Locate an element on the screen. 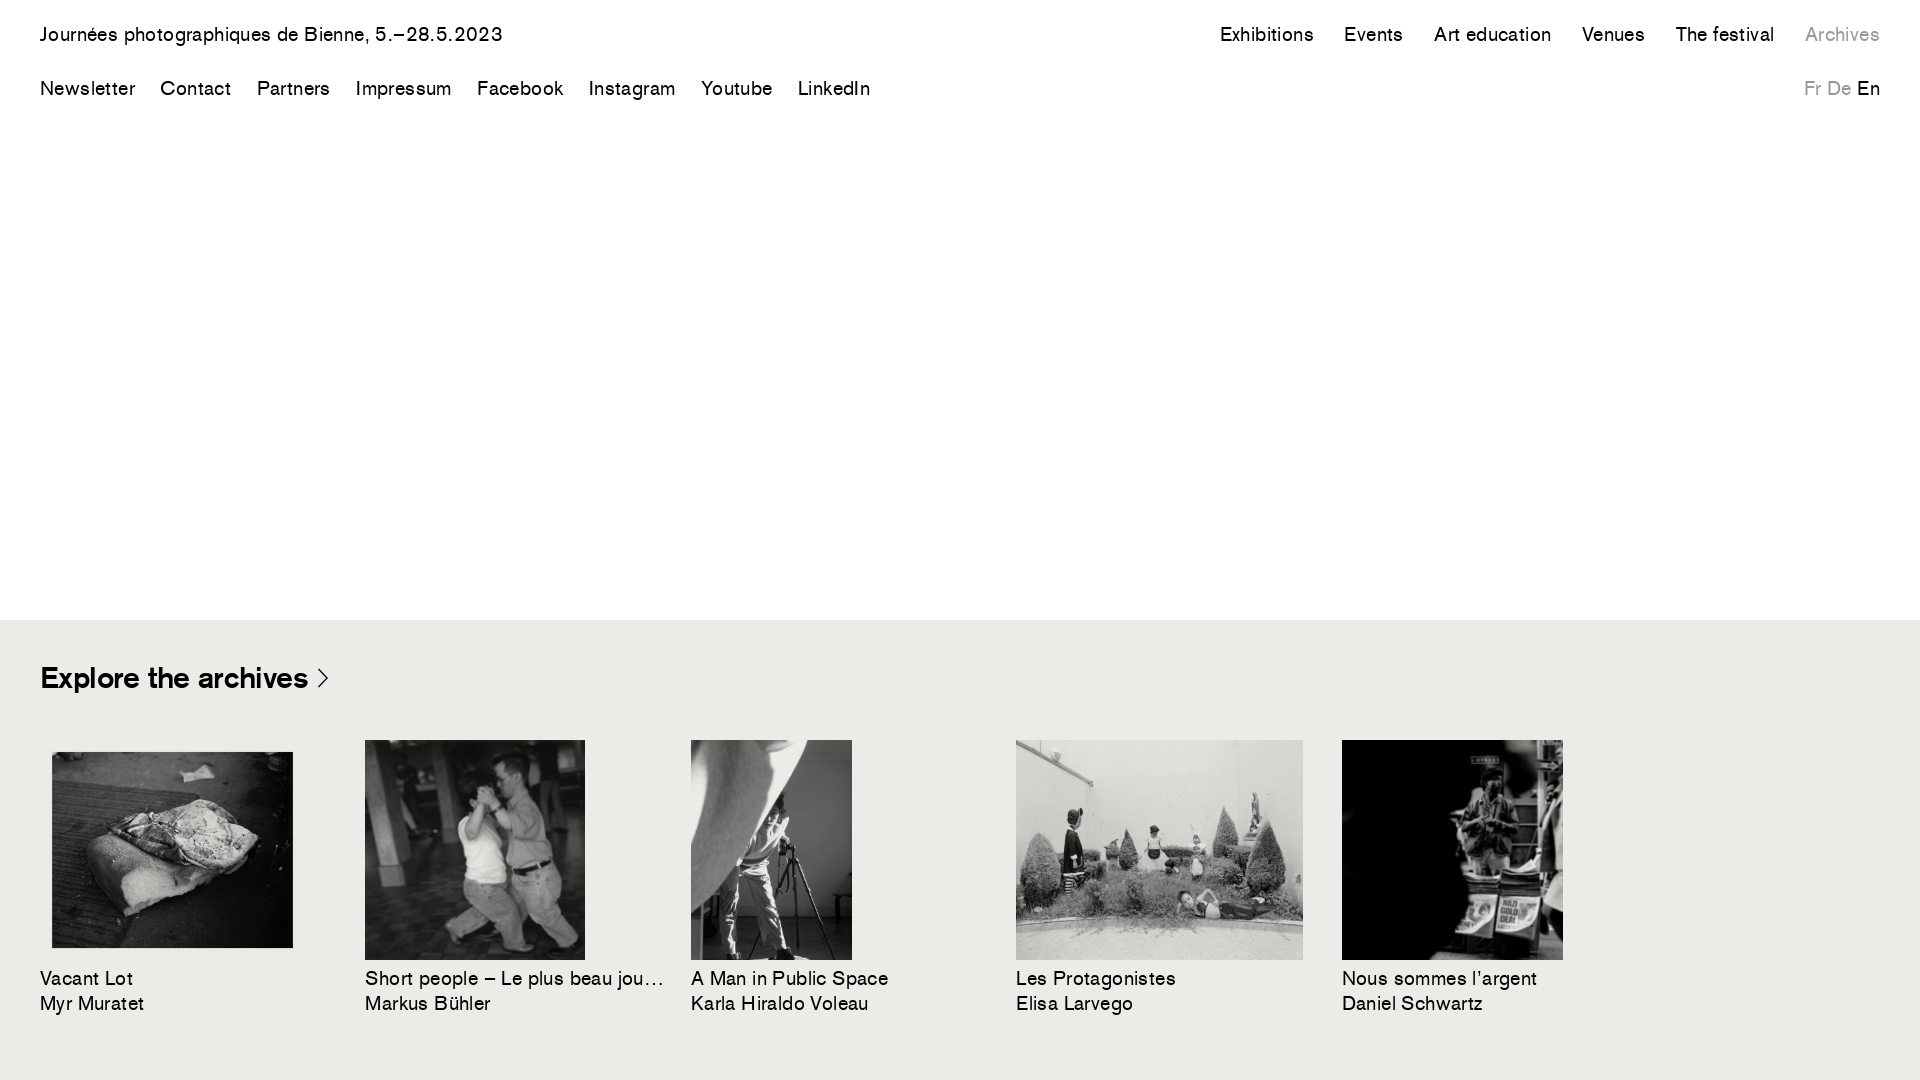  'Youtube' is located at coordinates (736, 87).